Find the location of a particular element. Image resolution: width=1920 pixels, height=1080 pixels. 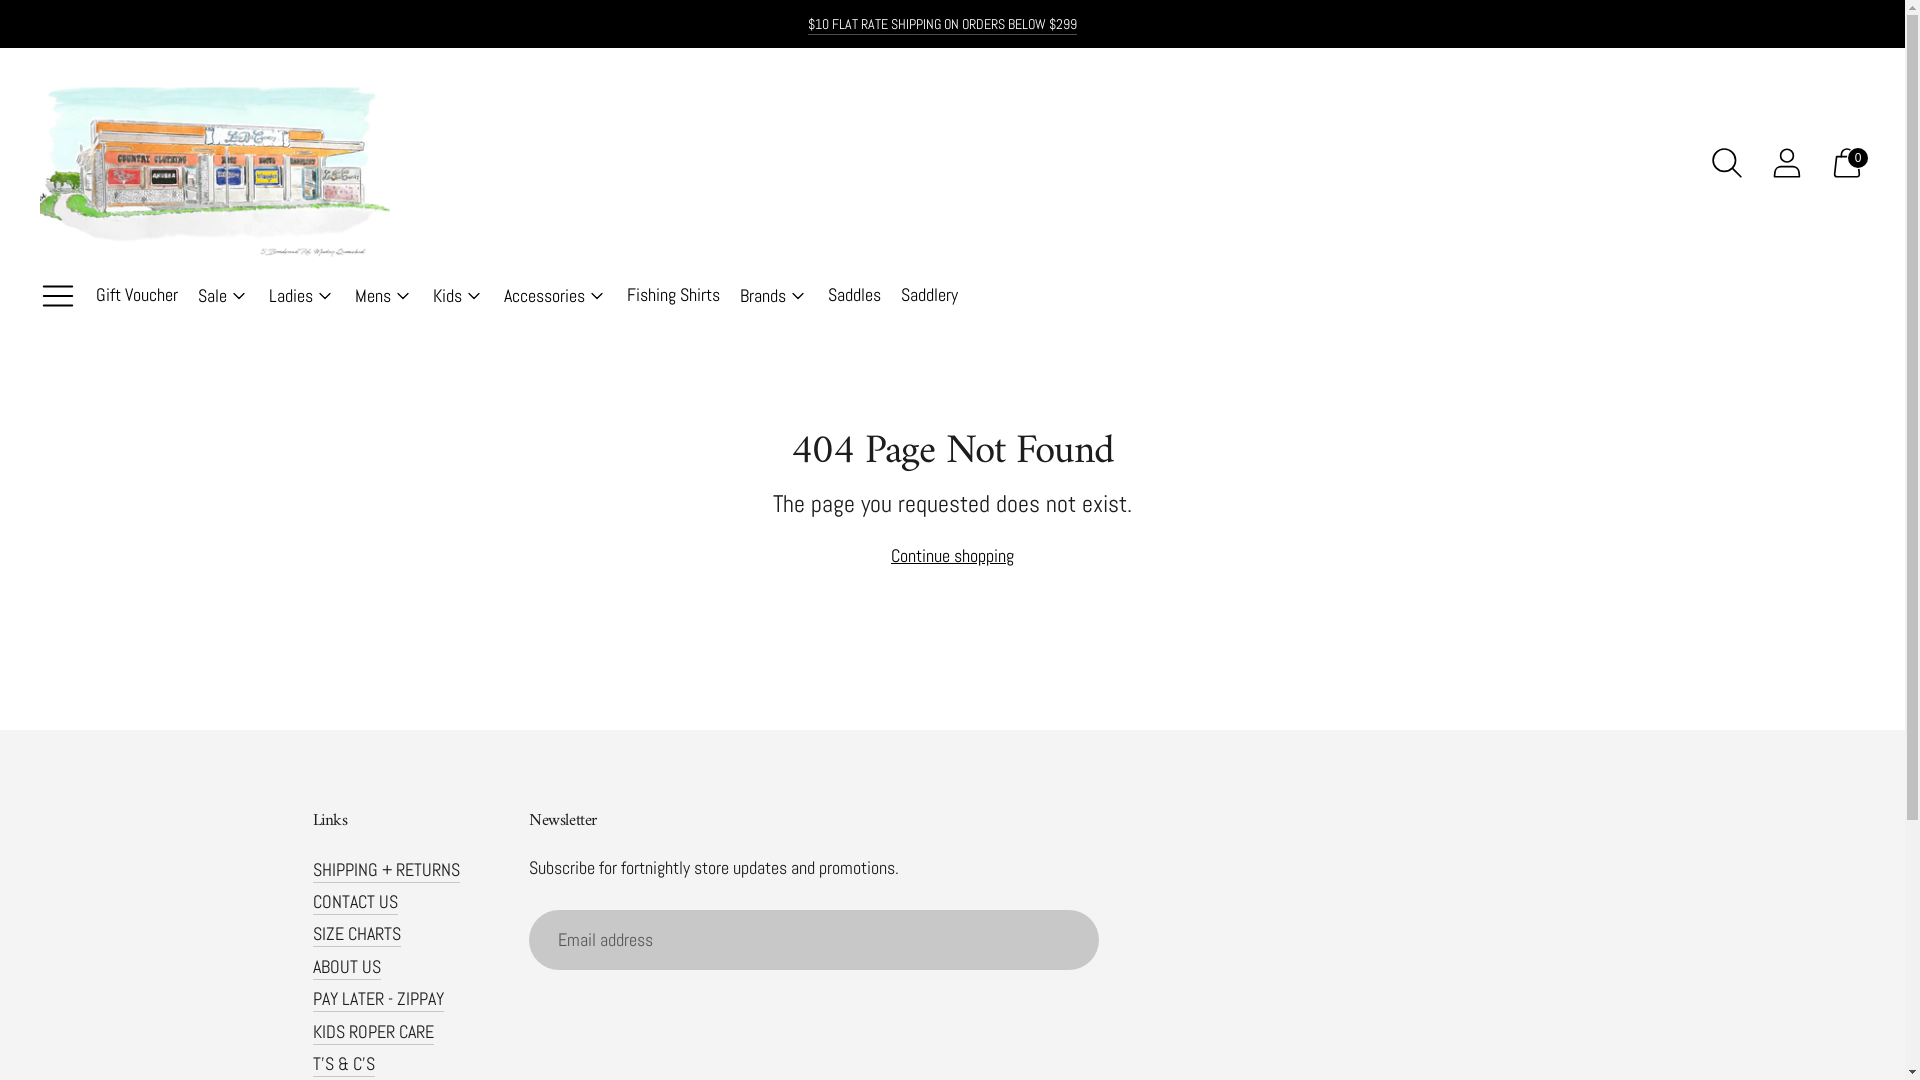

'Fishing Shirts' is located at coordinates (673, 296).